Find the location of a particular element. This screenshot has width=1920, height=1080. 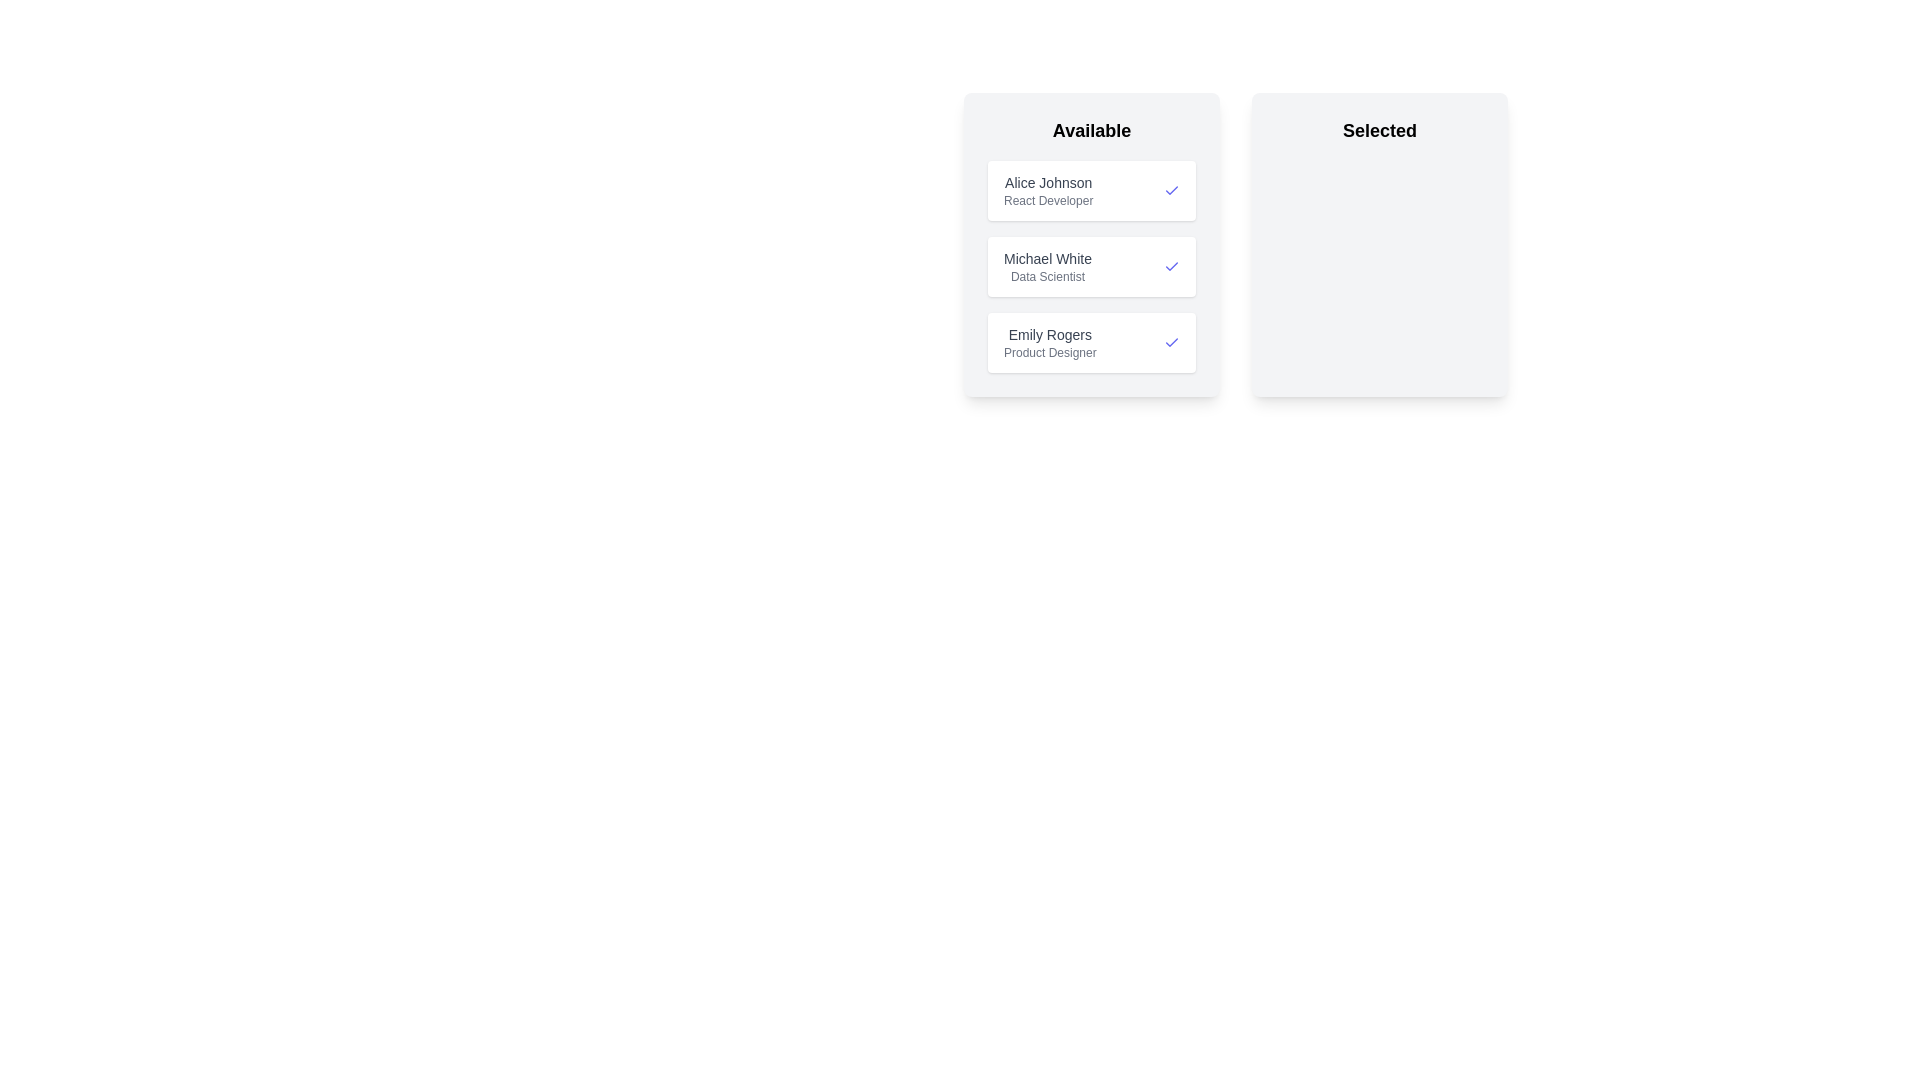

the 'Check' icon for the candidate named Emily Rogers to move them to the 'Selected' list is located at coordinates (1171, 342).